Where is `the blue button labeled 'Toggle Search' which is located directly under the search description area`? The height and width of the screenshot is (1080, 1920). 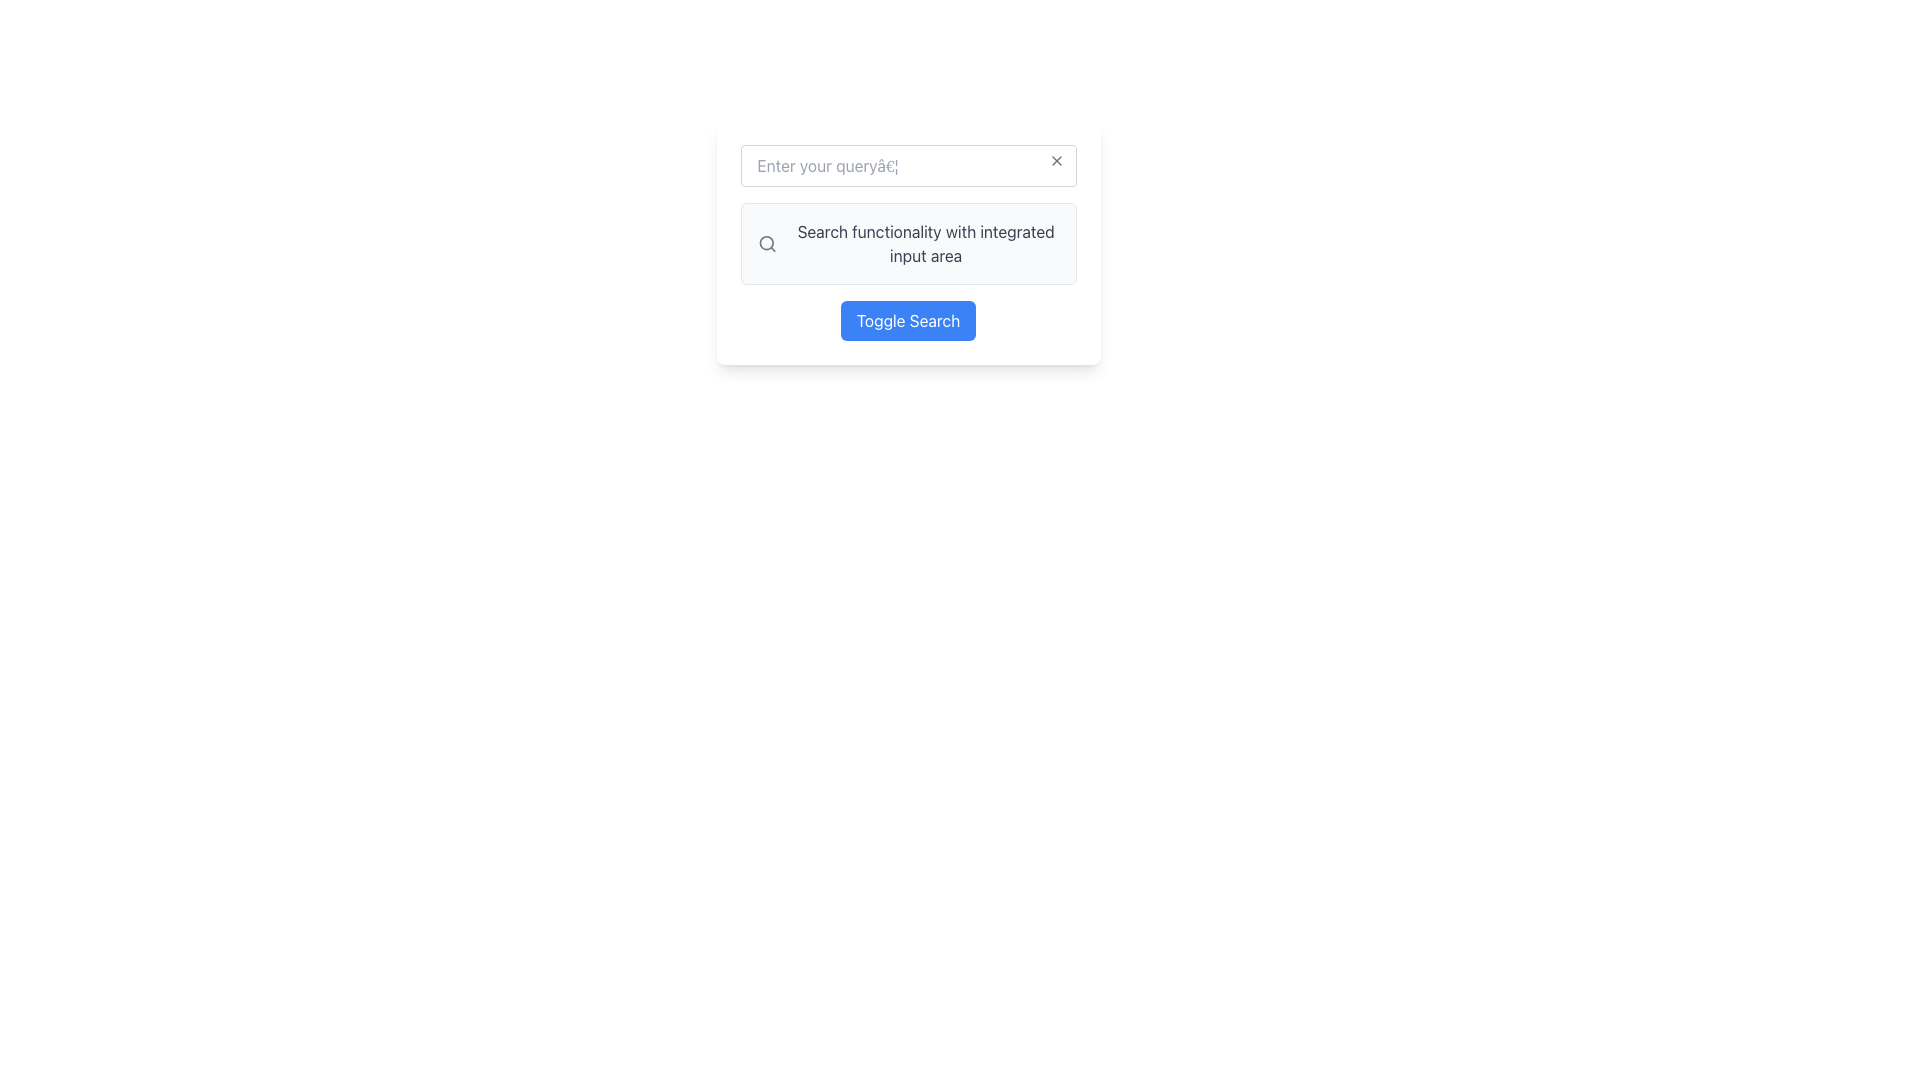
the blue button labeled 'Toggle Search' which is located directly under the search description area is located at coordinates (907, 319).